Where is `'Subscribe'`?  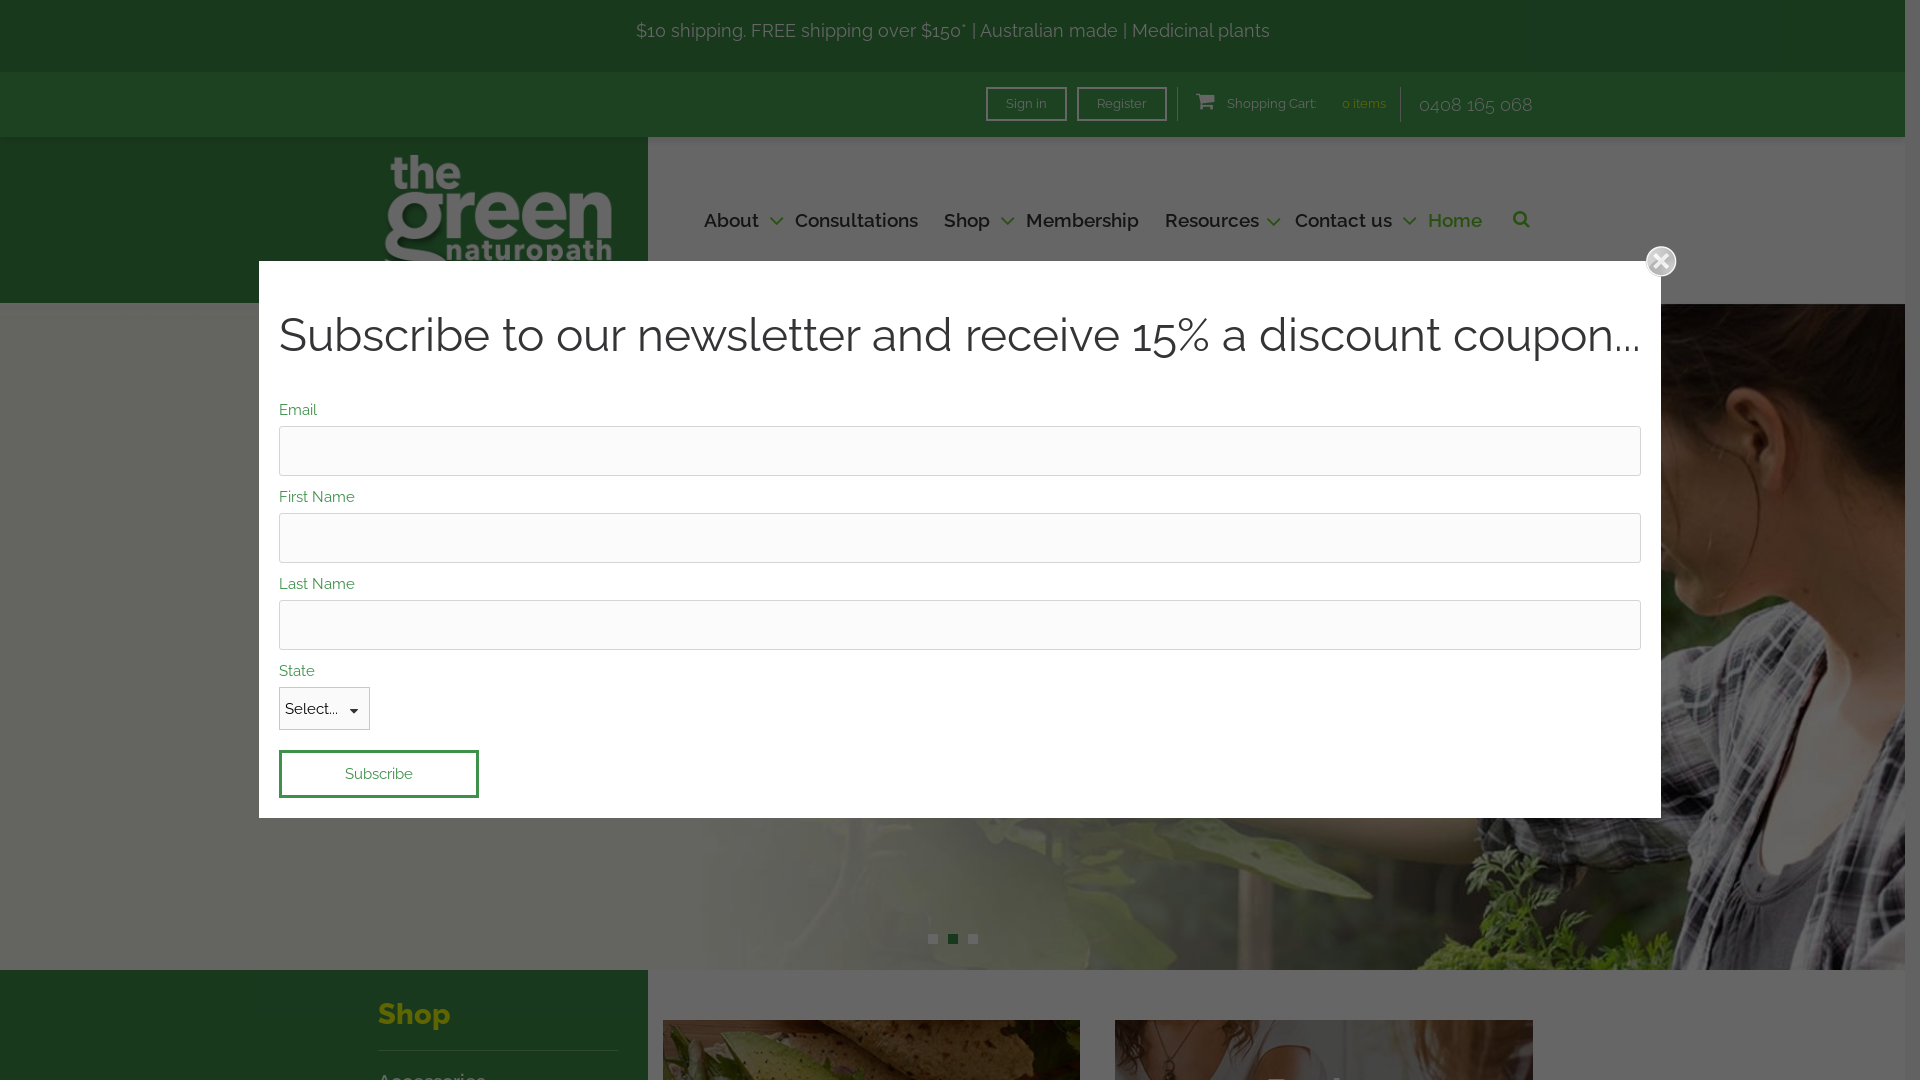 'Subscribe' is located at coordinates (277, 773).